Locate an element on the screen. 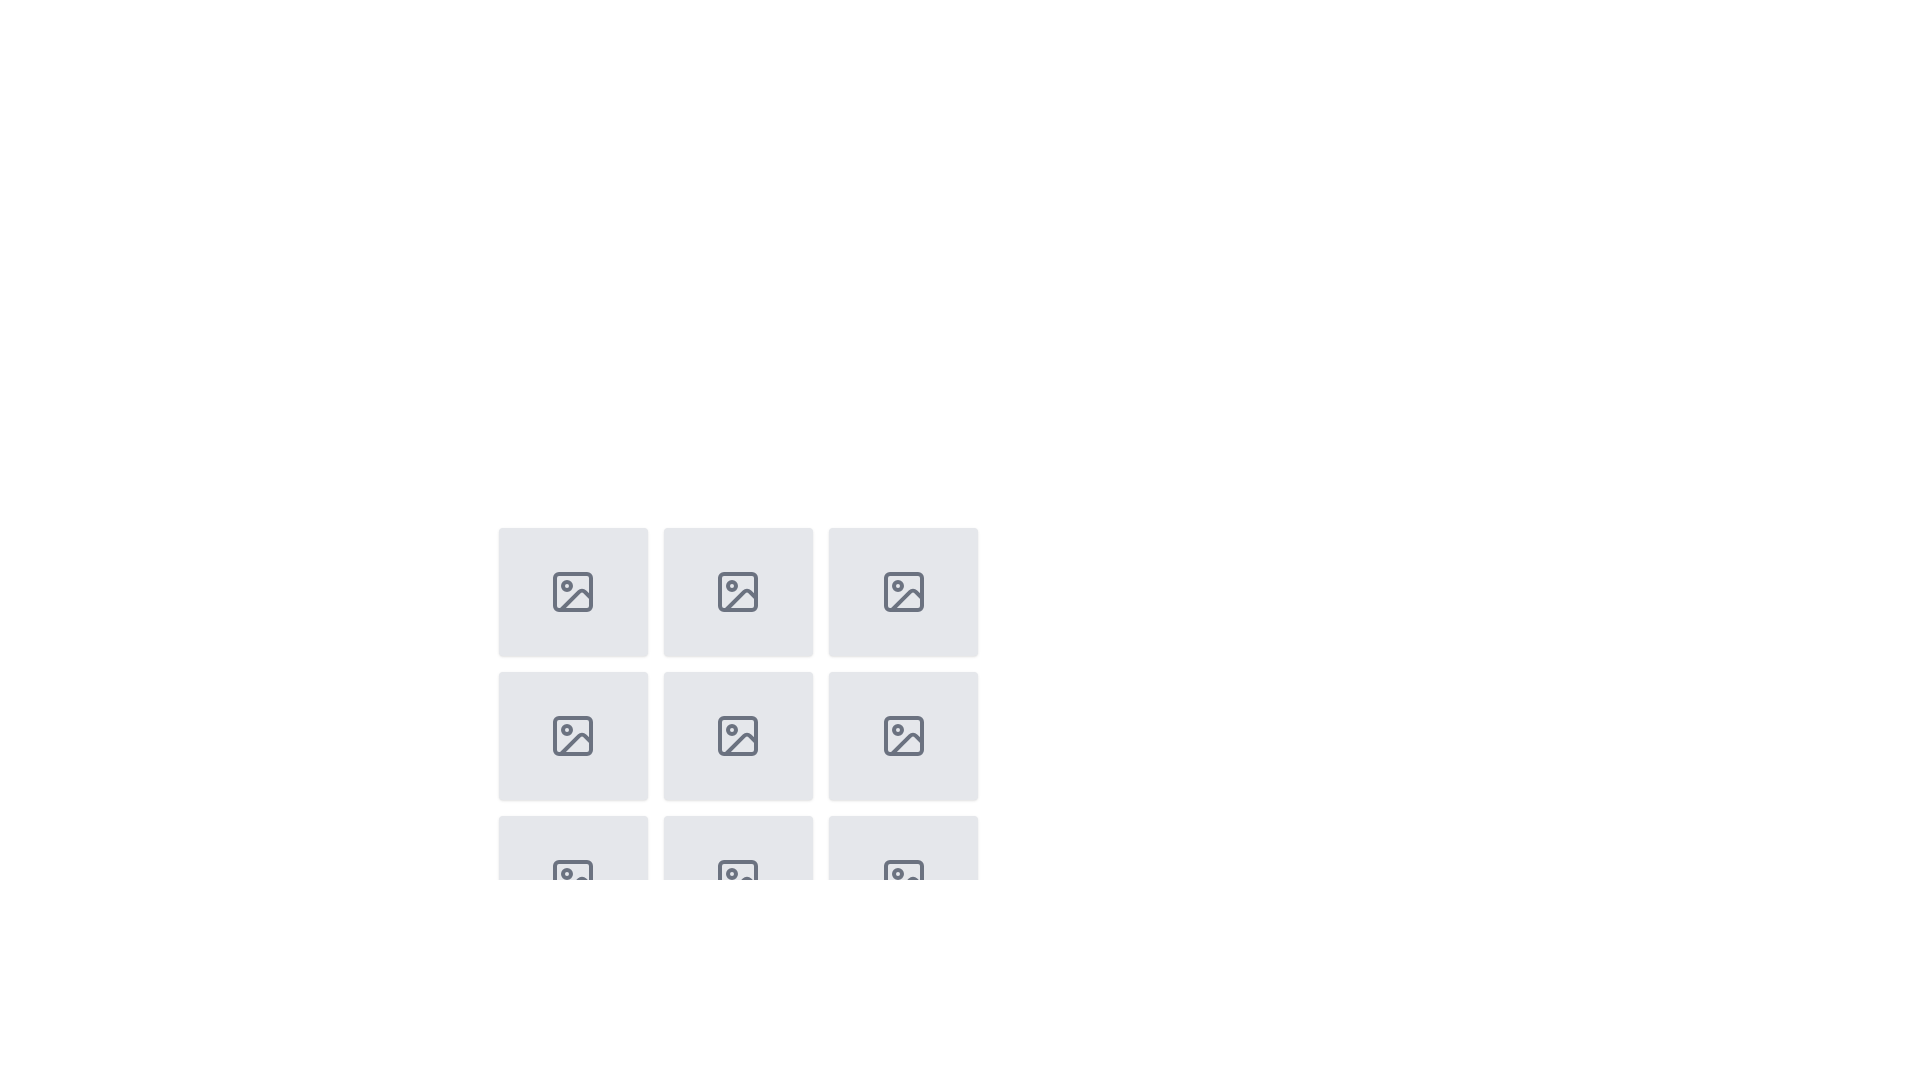 The image size is (1920, 1080). the icon styled as an image placeholder with a rounded rectangle and a circle inside it, located in the second row and second column of the grid arrangement is located at coordinates (737, 590).